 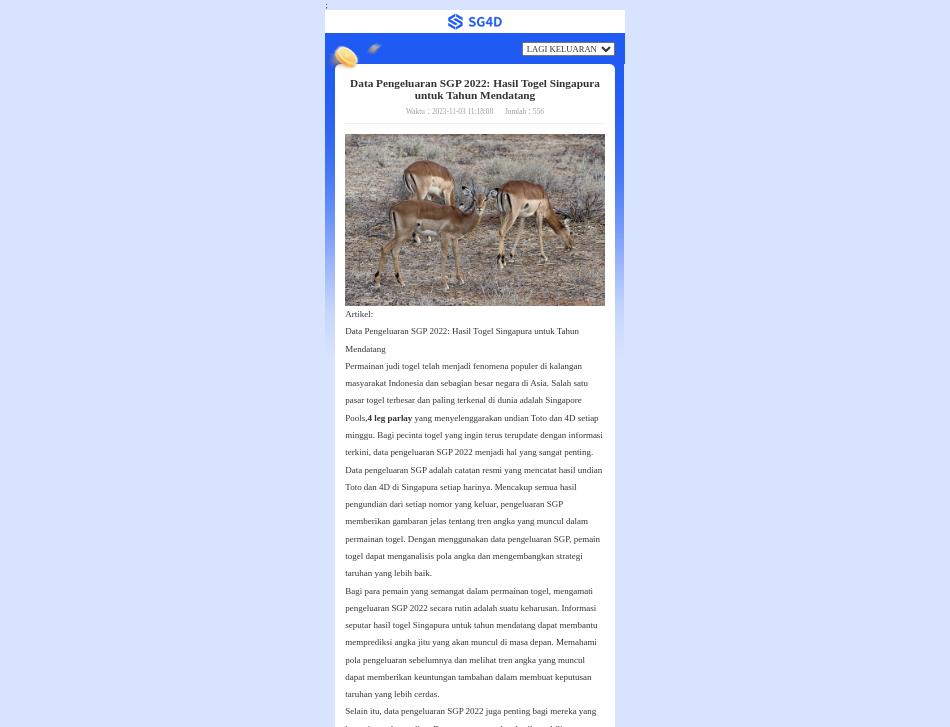 What do you see at coordinates (344, 433) in the screenshot?
I see `'yang menyelenggarakan undian Toto dan 4D setiap minggu. Bagi pecinta togel yang ingin terus terupdate dengan informasi terkini, data pengeluaran SGP 2022 menjadi hal yang sangat penting.'` at bounding box center [344, 433].